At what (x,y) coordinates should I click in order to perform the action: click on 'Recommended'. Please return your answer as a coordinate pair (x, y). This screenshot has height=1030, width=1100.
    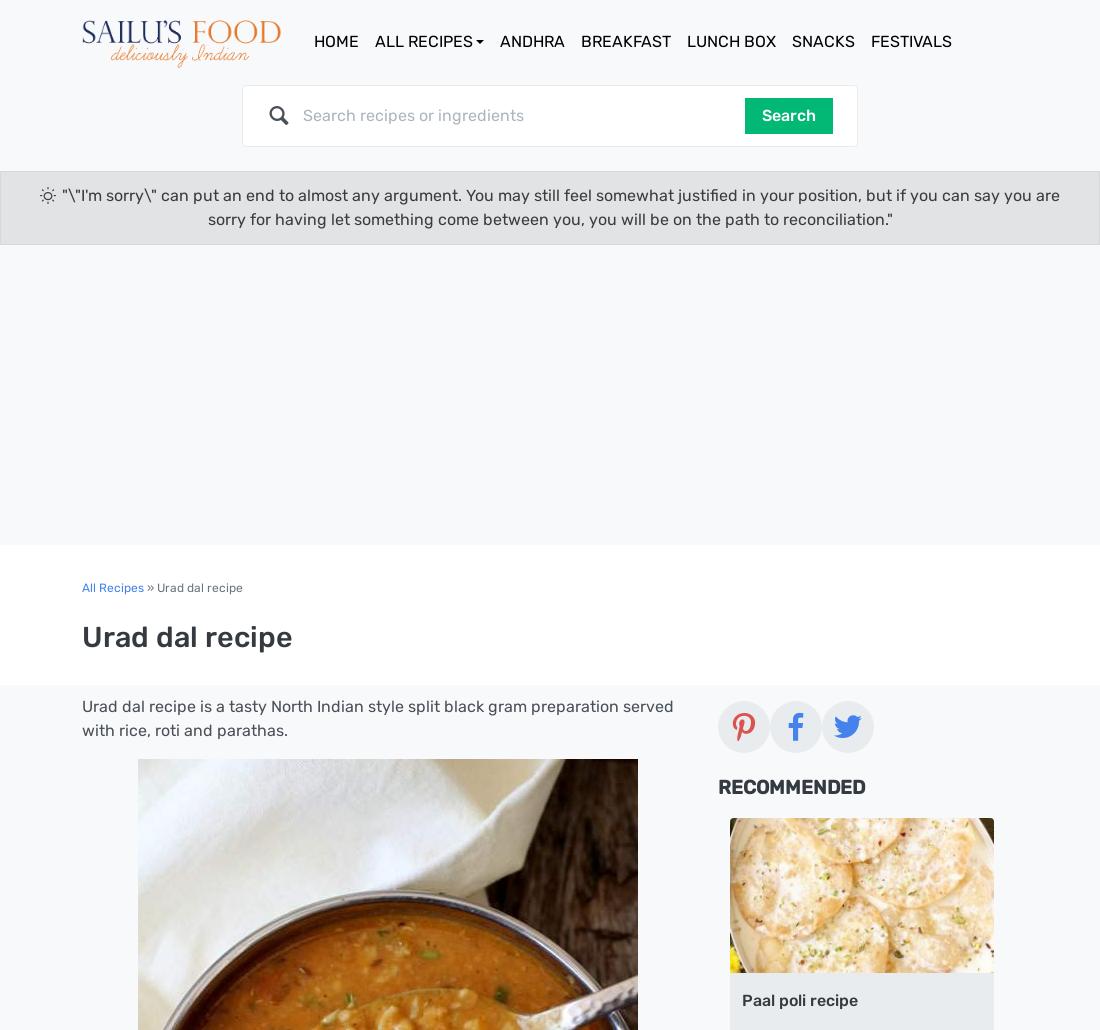
    Looking at the image, I should click on (791, 785).